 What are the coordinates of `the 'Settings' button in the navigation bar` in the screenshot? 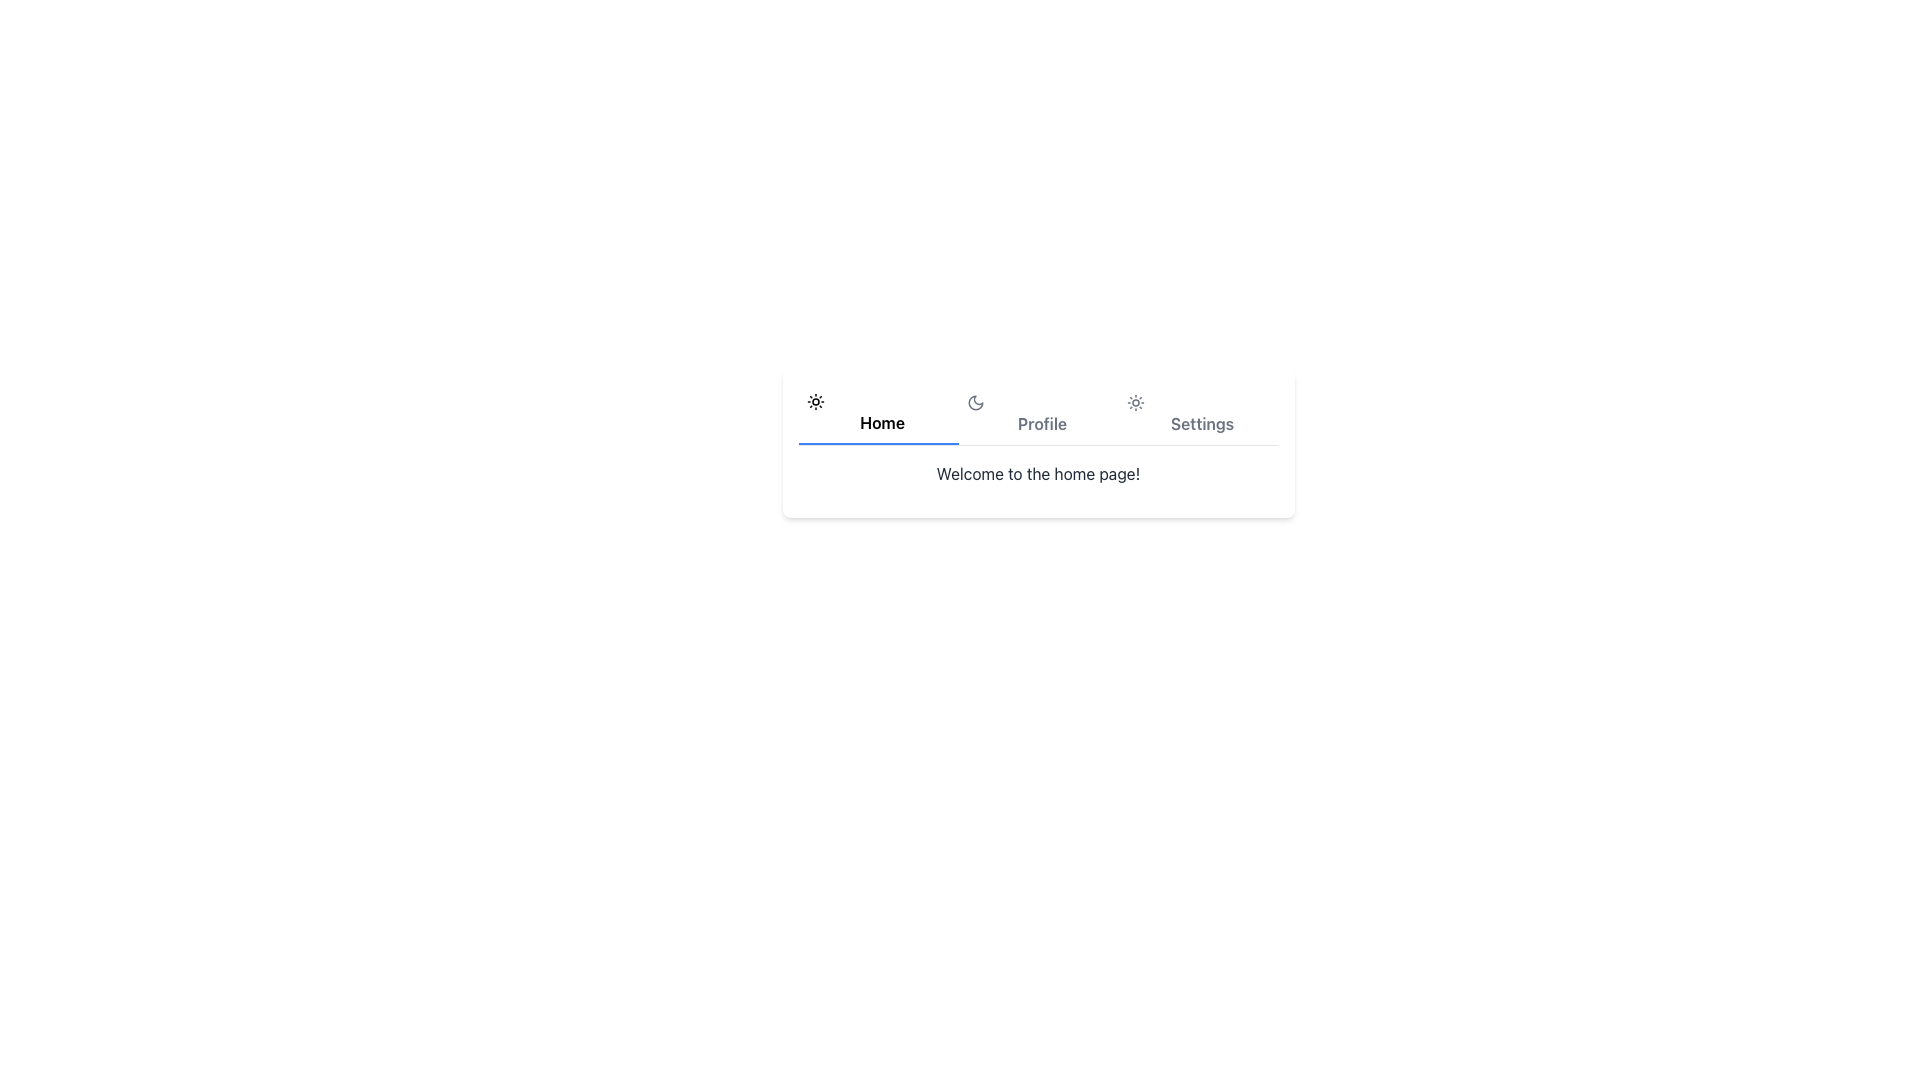 It's located at (1198, 414).